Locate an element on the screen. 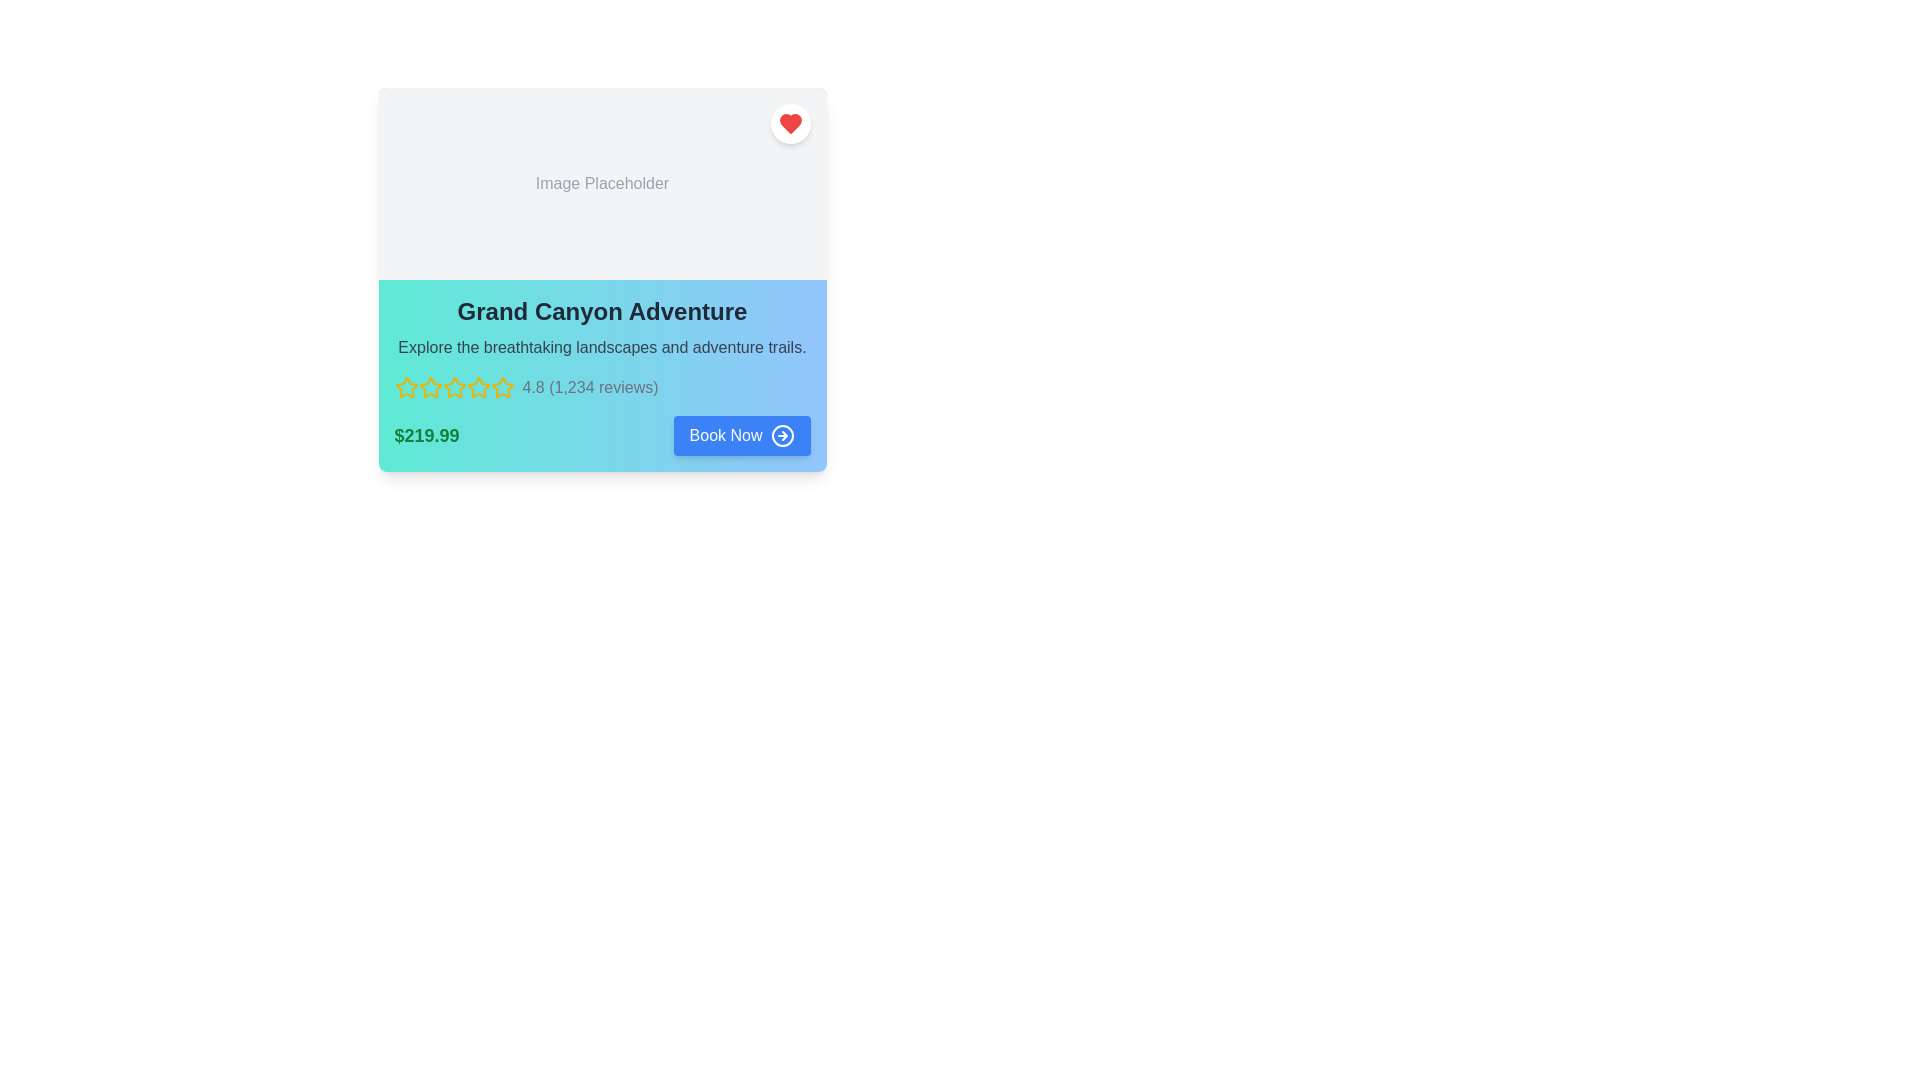 This screenshot has width=1920, height=1080. the icon located on the right side of the 'Book Now' button at the bottom right of the card is located at coordinates (781, 434).